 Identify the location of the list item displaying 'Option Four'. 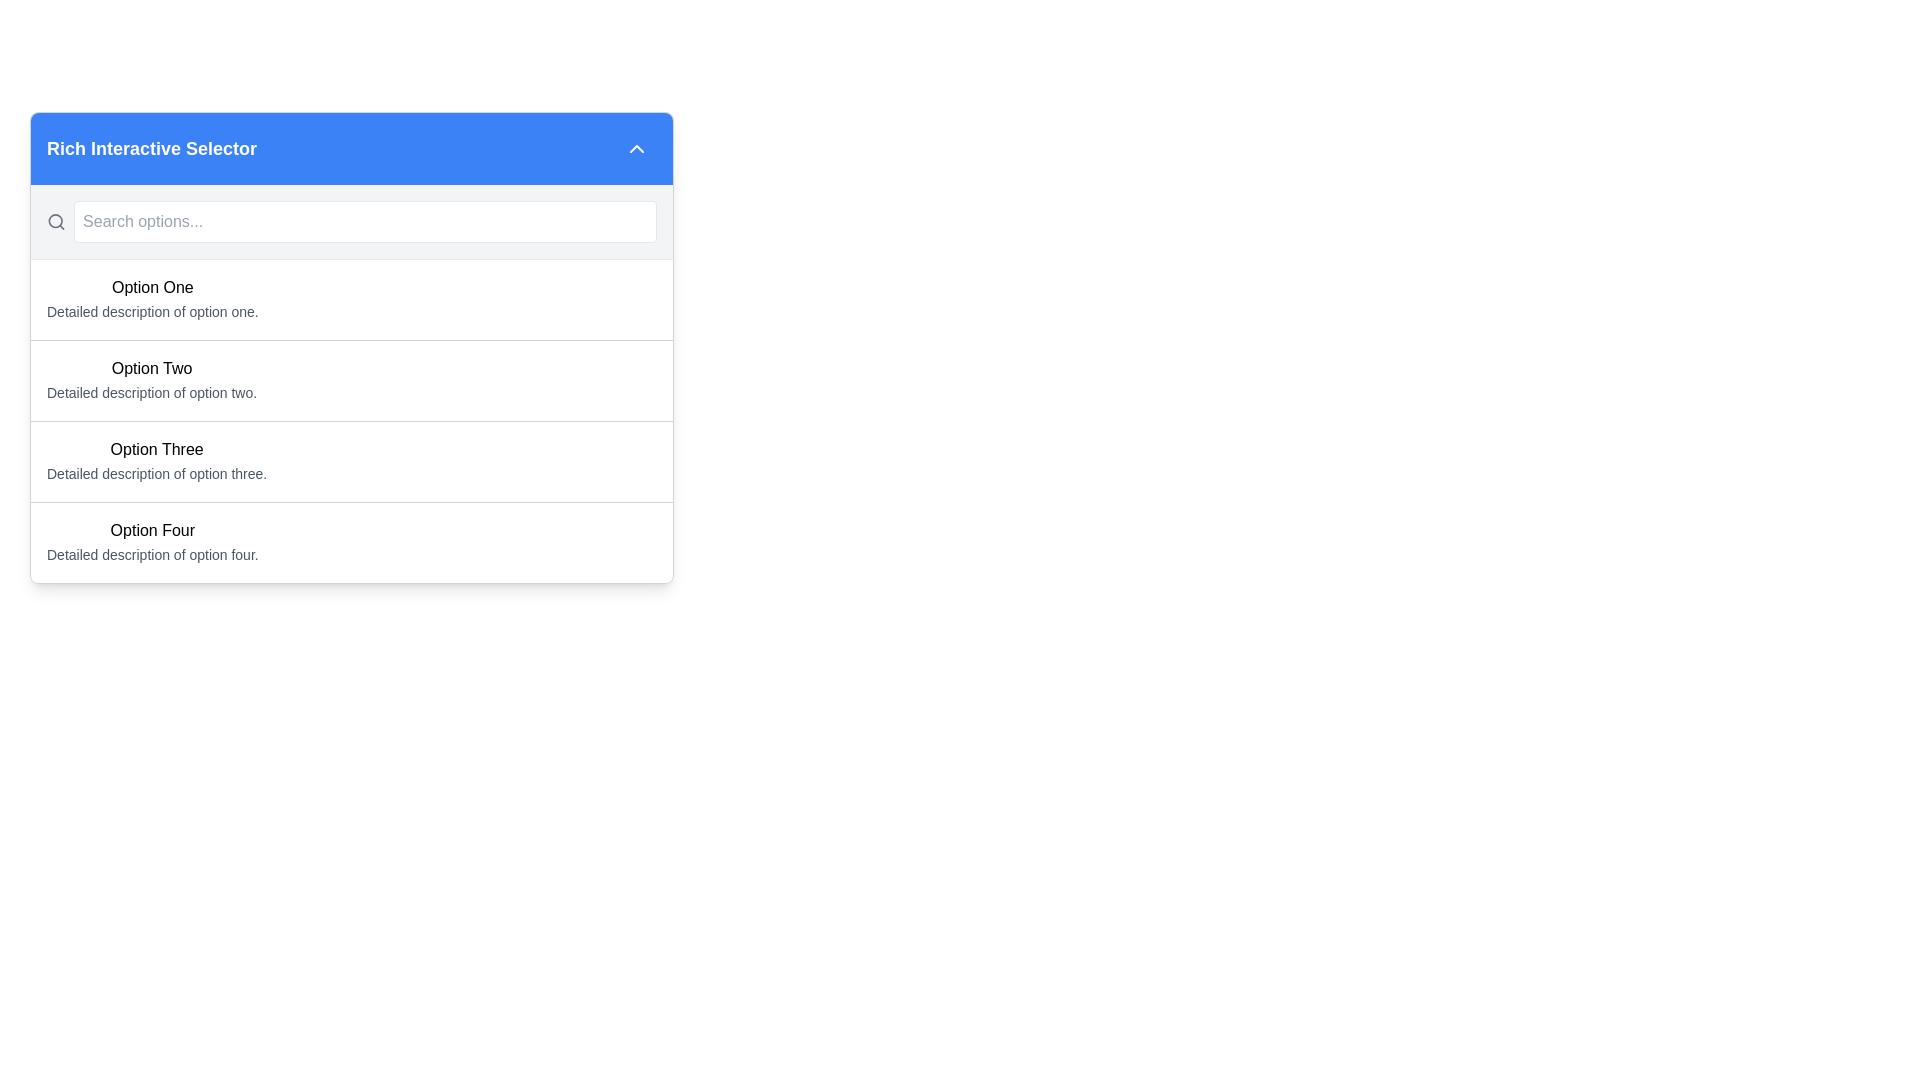
(151, 543).